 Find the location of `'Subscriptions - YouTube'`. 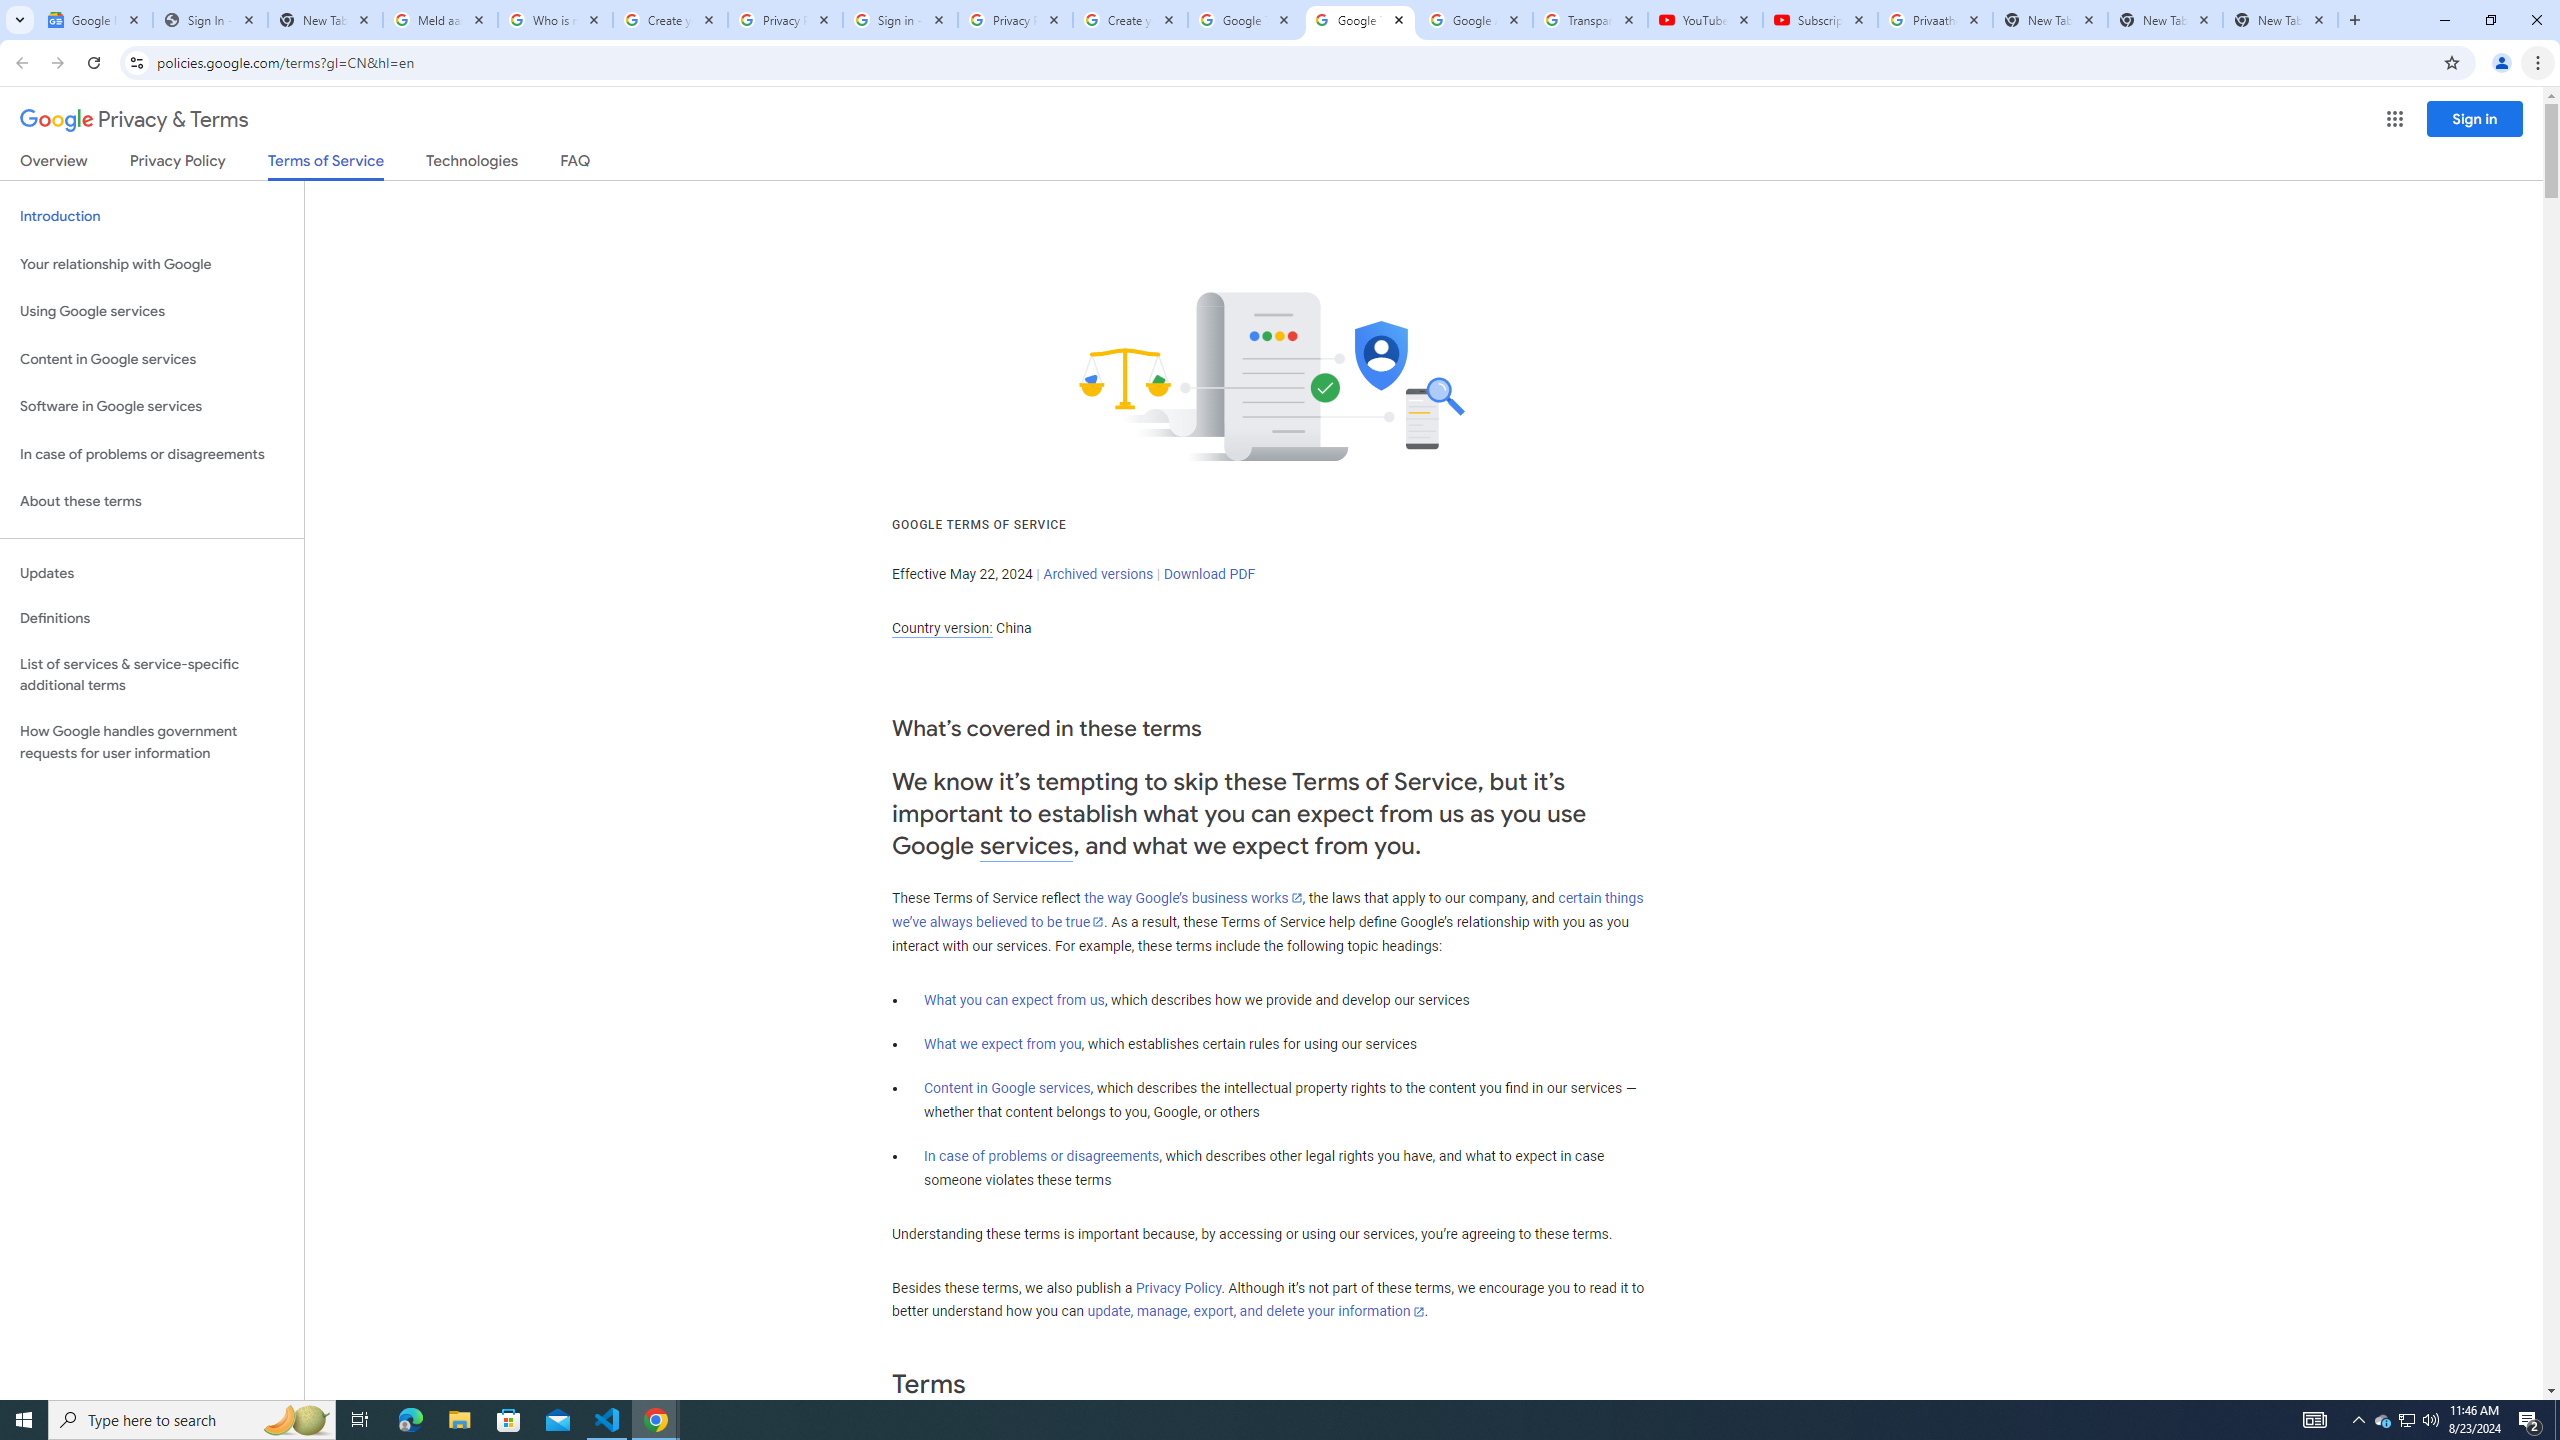

'Subscriptions - YouTube' is located at coordinates (1819, 19).